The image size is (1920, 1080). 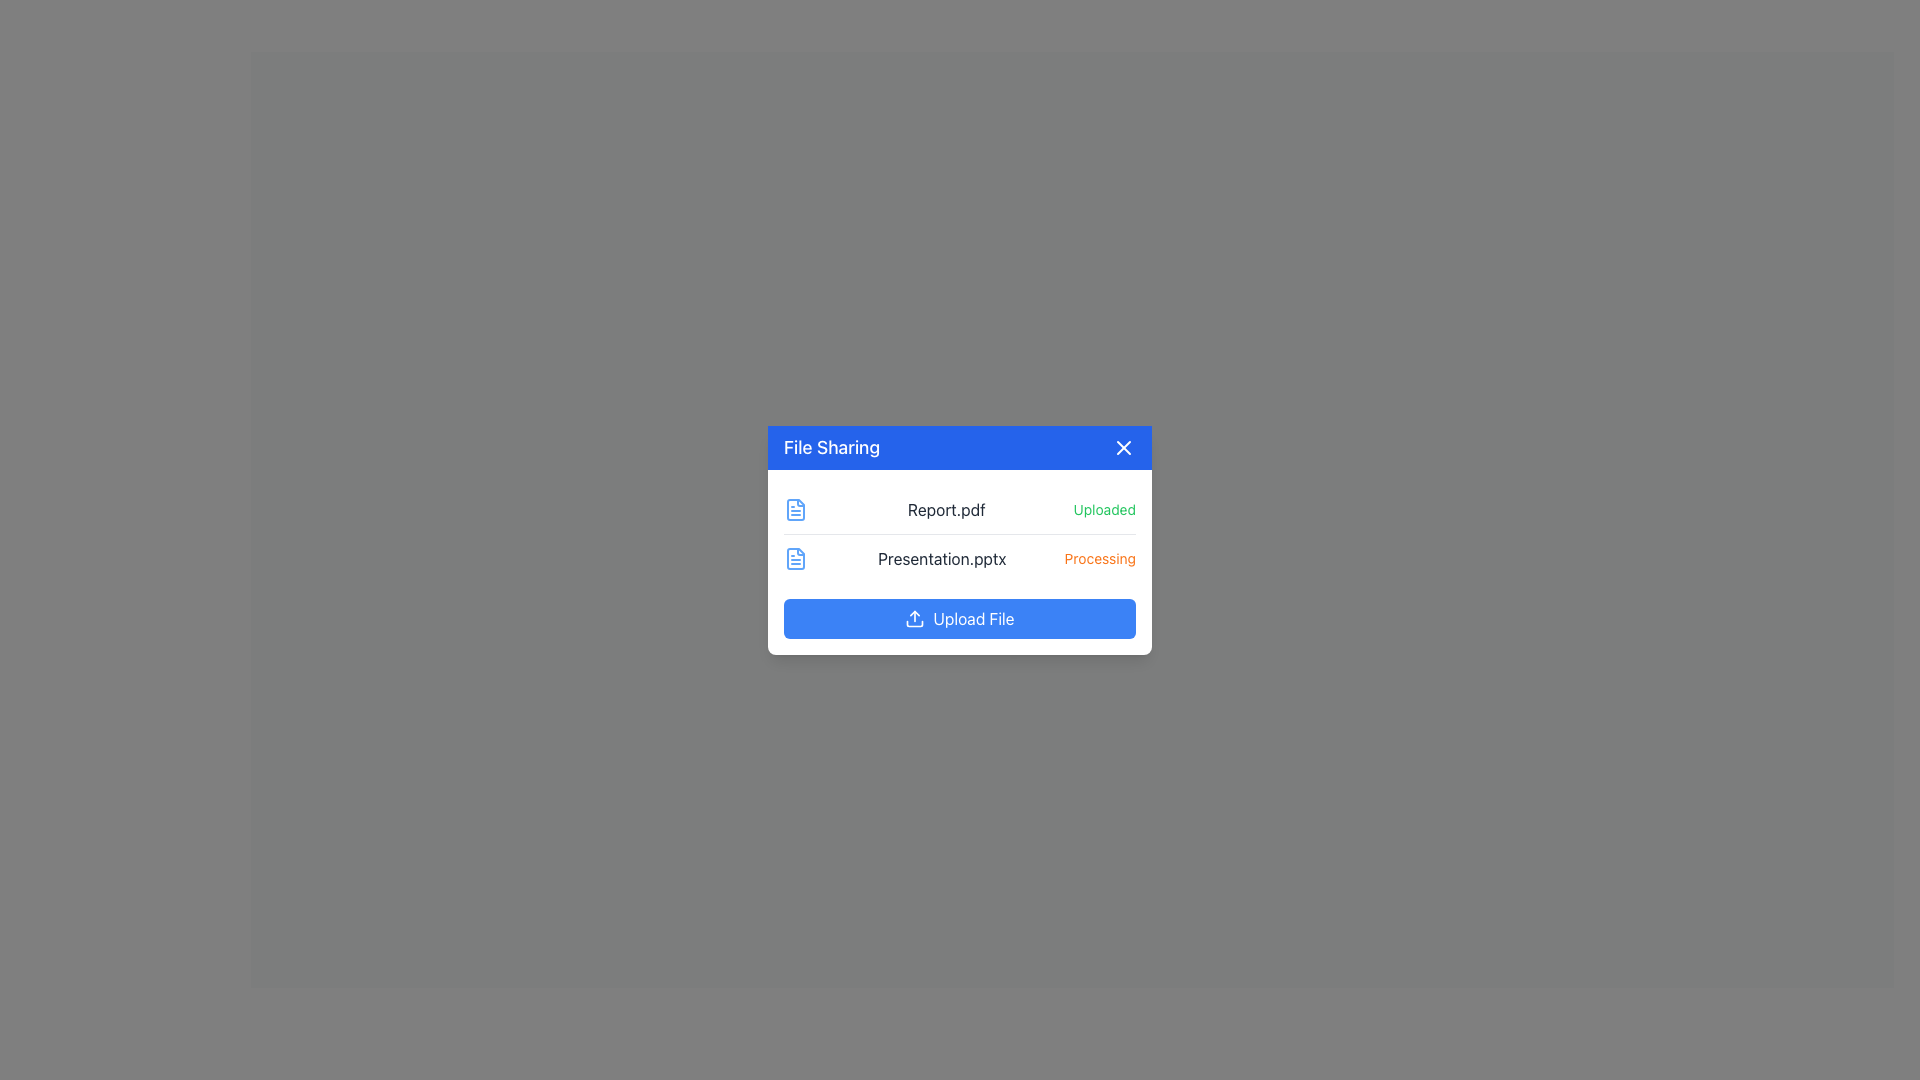 I want to click on the blue document file icon located to the left of the file name 'Presentation.pptx', so click(x=795, y=558).